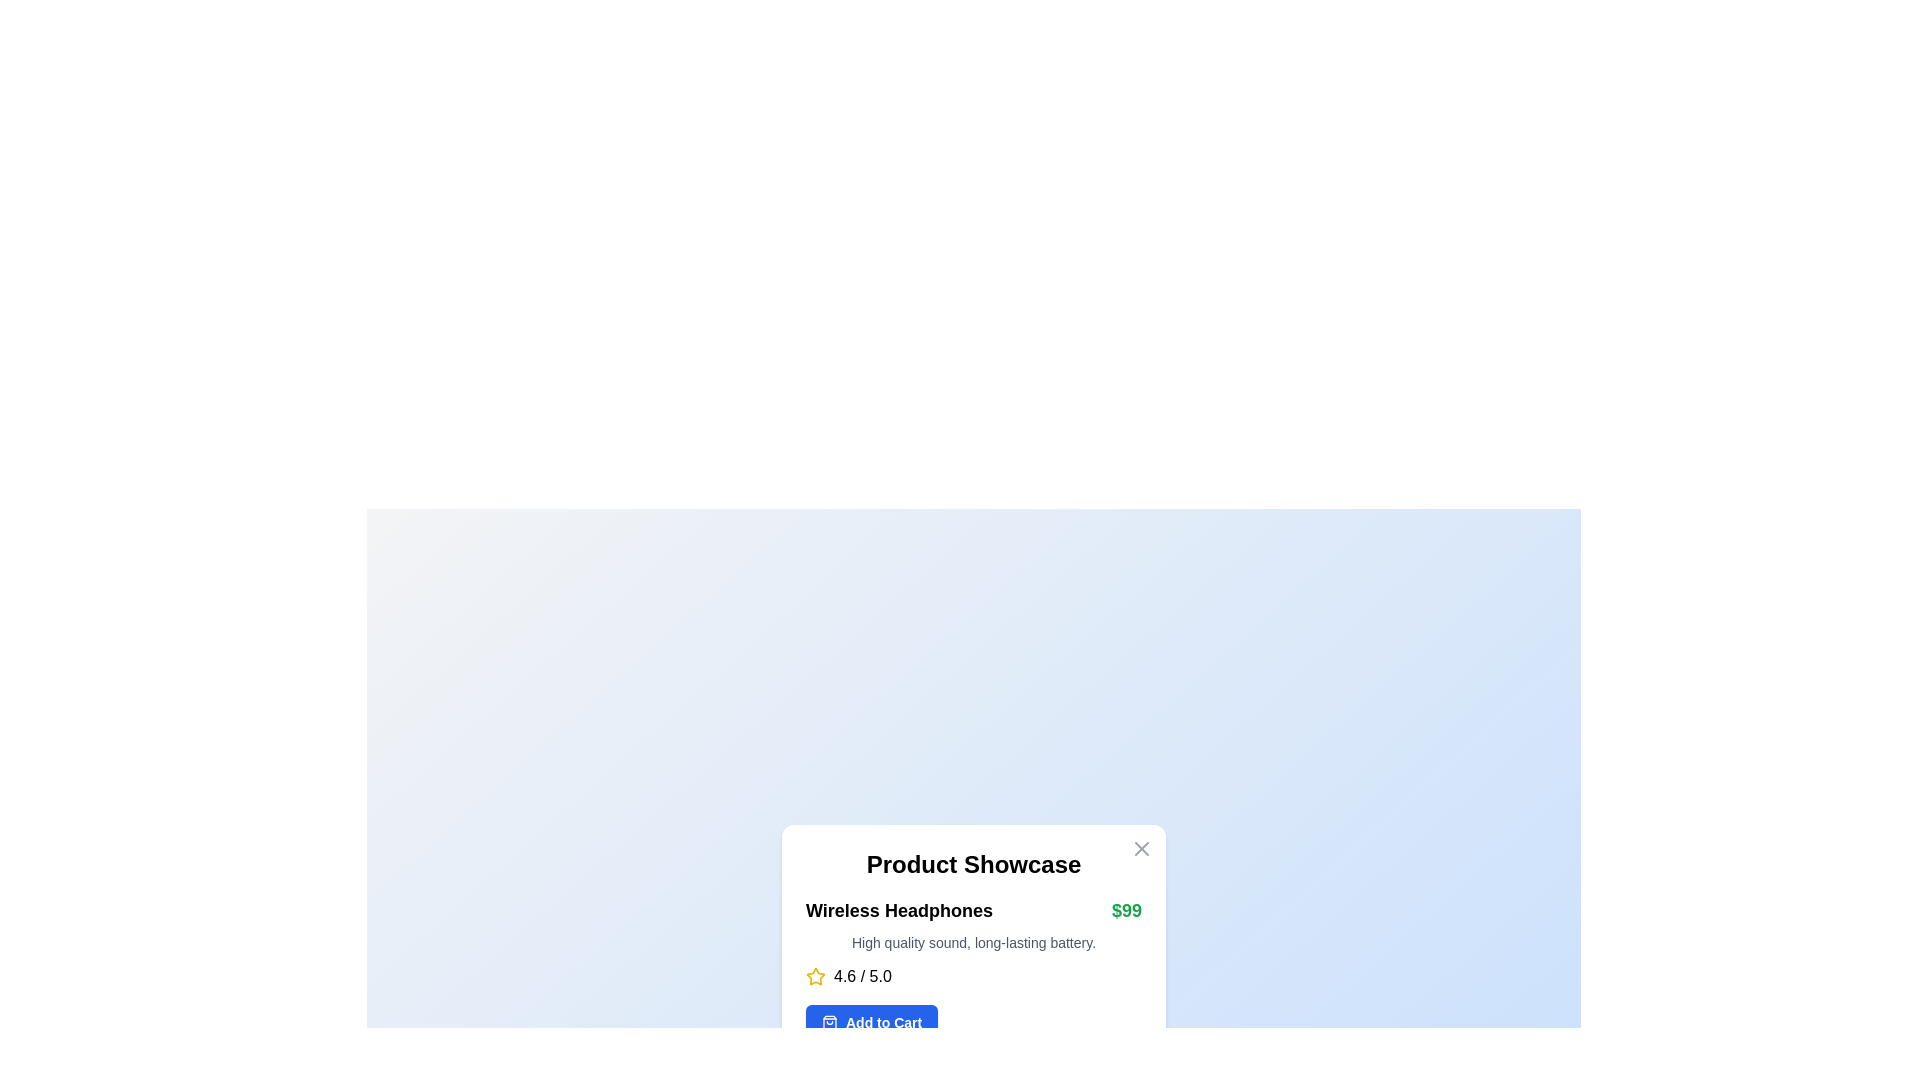  I want to click on the text snippet reading 'High quality sound, long-lasting battery.' which is styled with a small gray font and located beneath the product title 'Wireless Headphones' and price '$99', so click(974, 942).